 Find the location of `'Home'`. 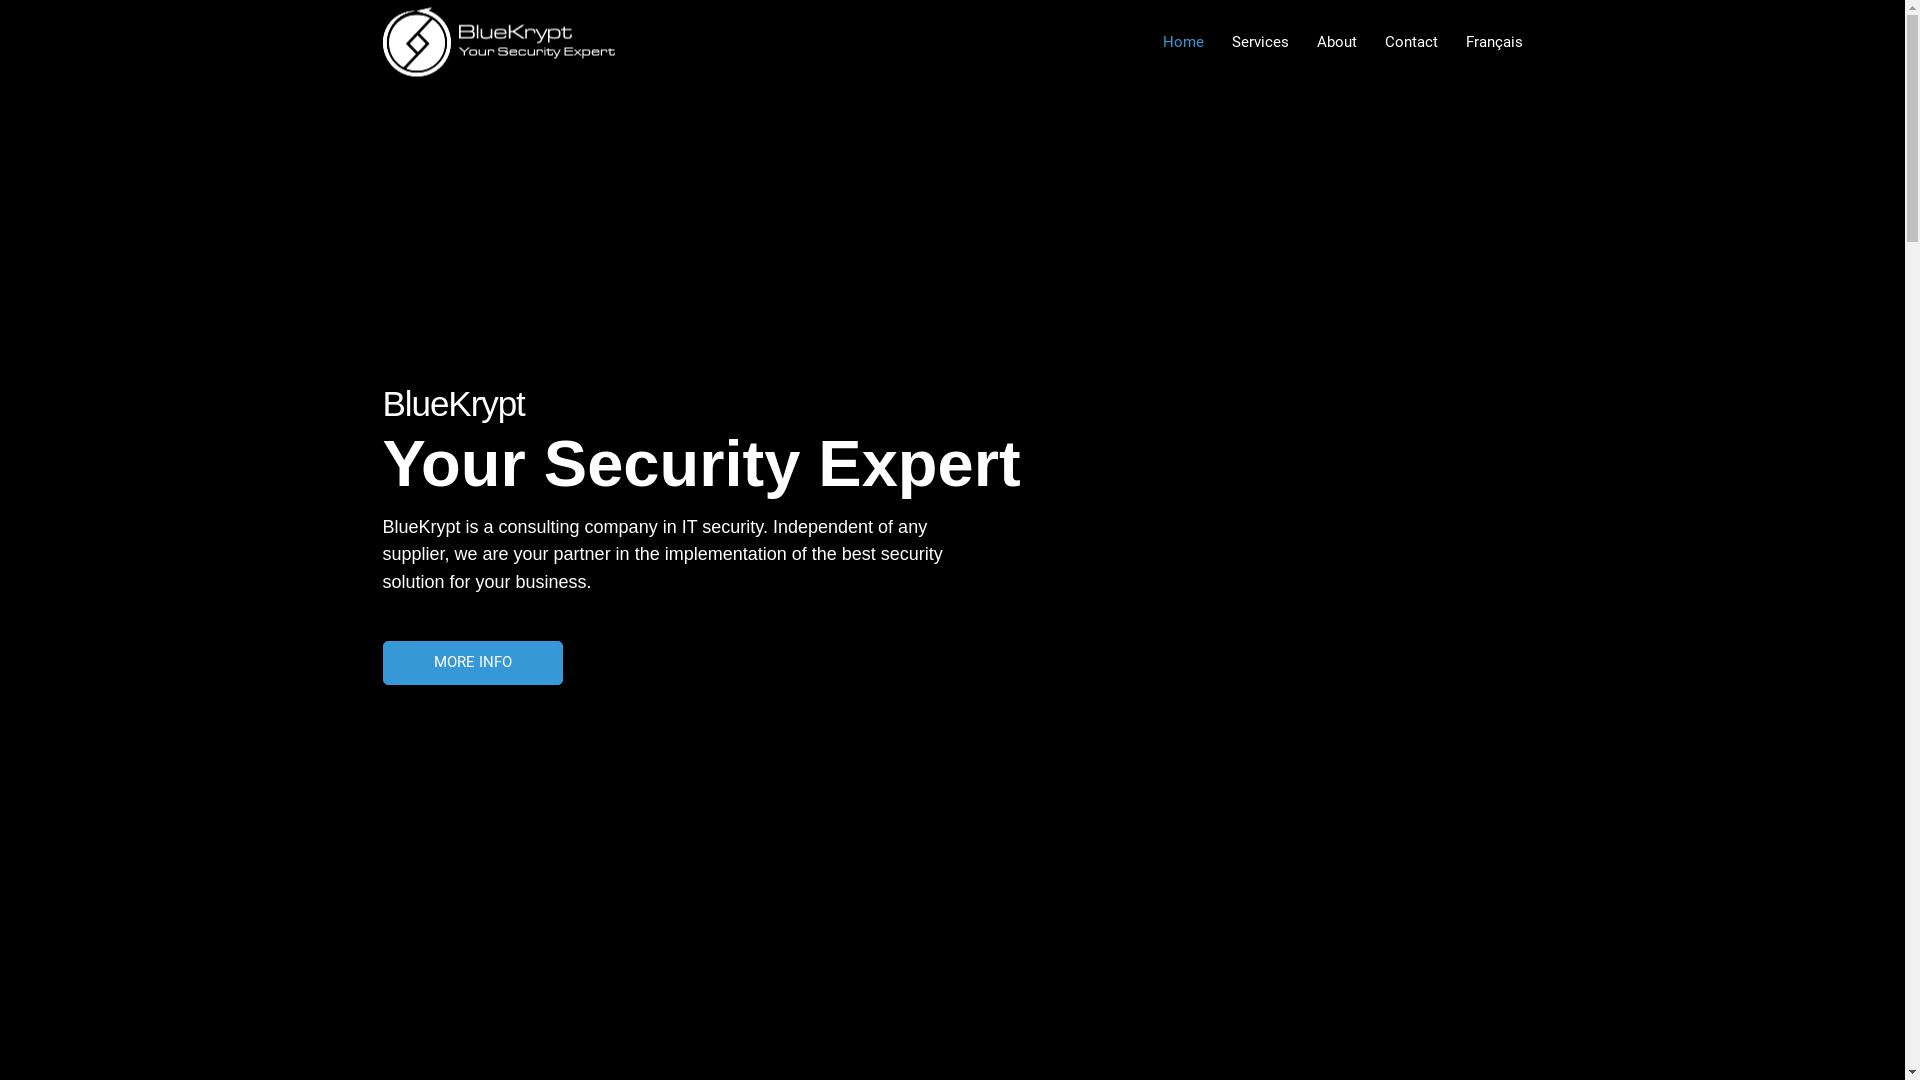

'Home' is located at coordinates (1182, 42).